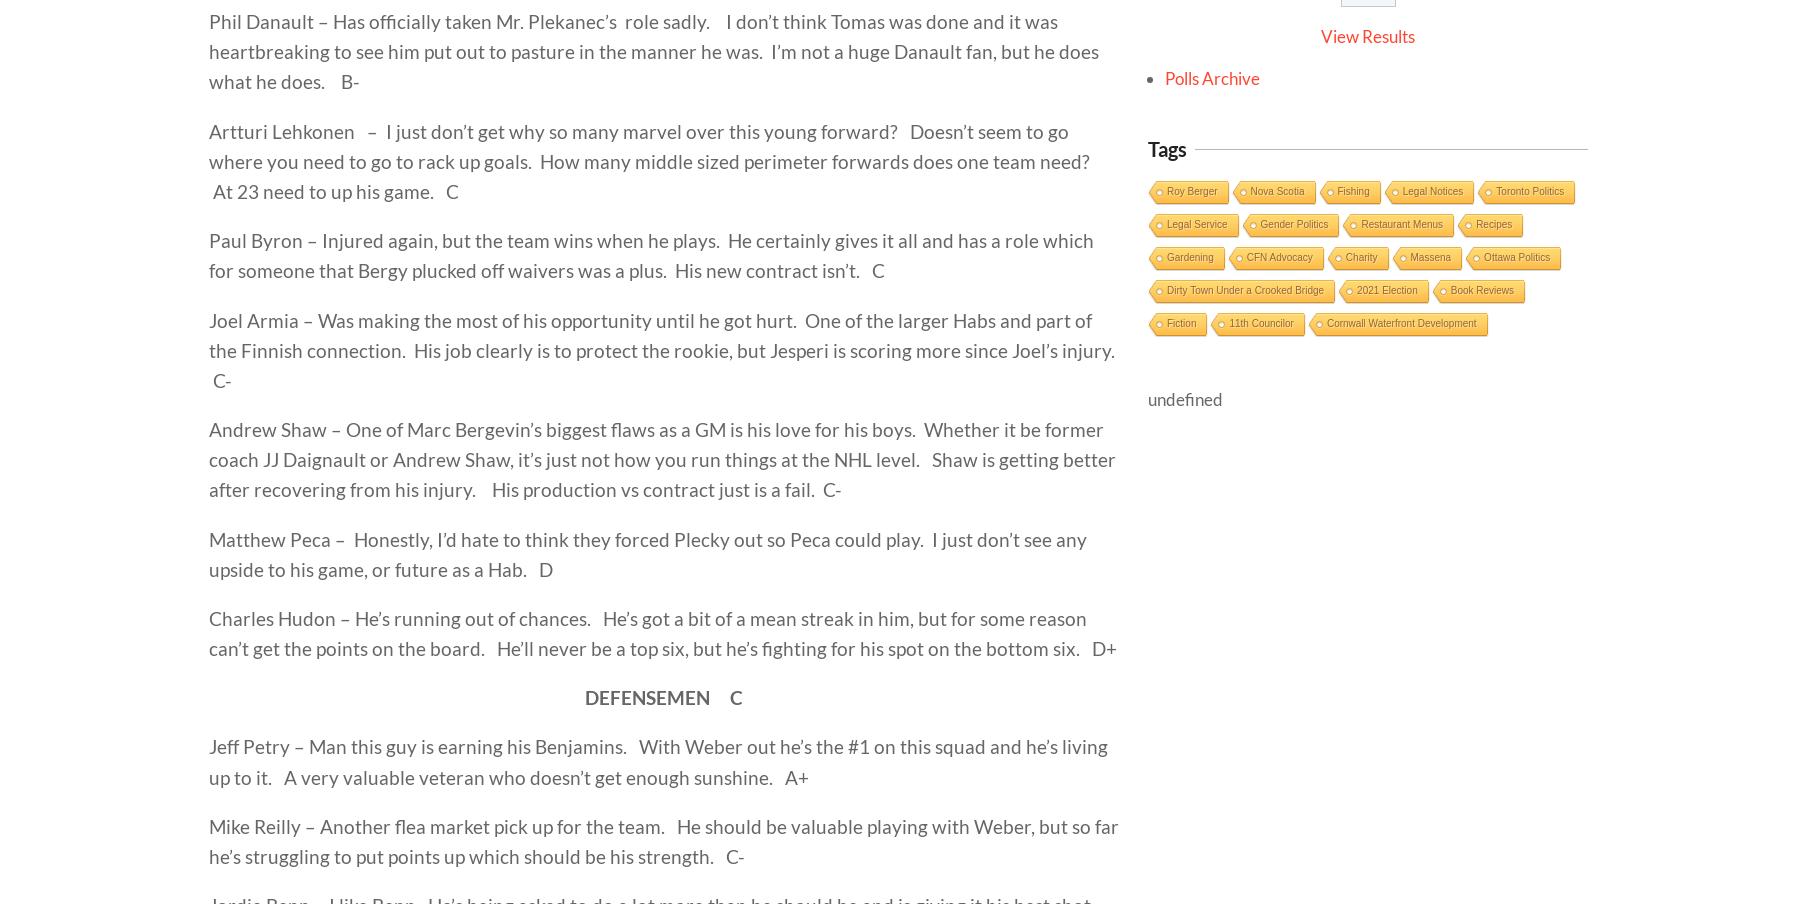 Image resolution: width=1800 pixels, height=904 pixels. What do you see at coordinates (1386, 290) in the screenshot?
I see `'2021 Election'` at bounding box center [1386, 290].